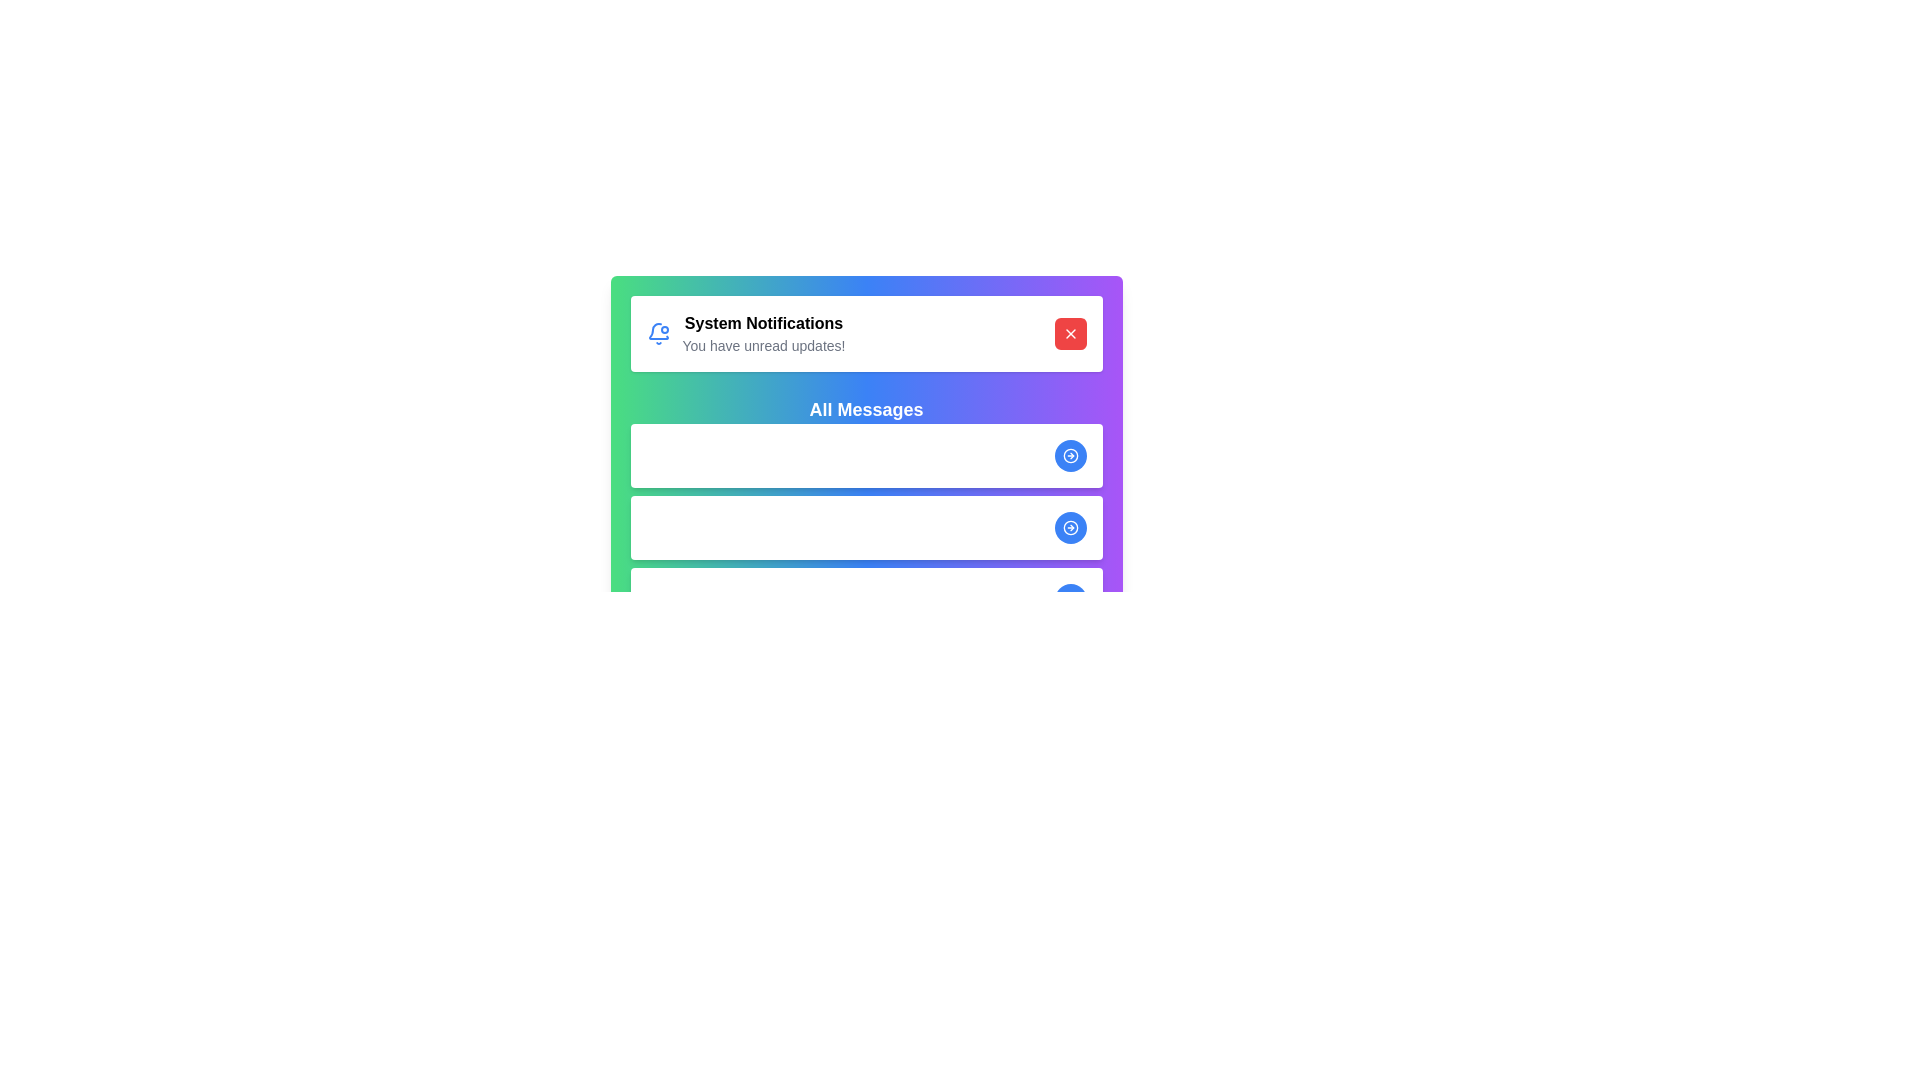 The image size is (1920, 1080). Describe the element at coordinates (866, 408) in the screenshot. I see `the 'All Messages' section to expand and view all messages` at that location.